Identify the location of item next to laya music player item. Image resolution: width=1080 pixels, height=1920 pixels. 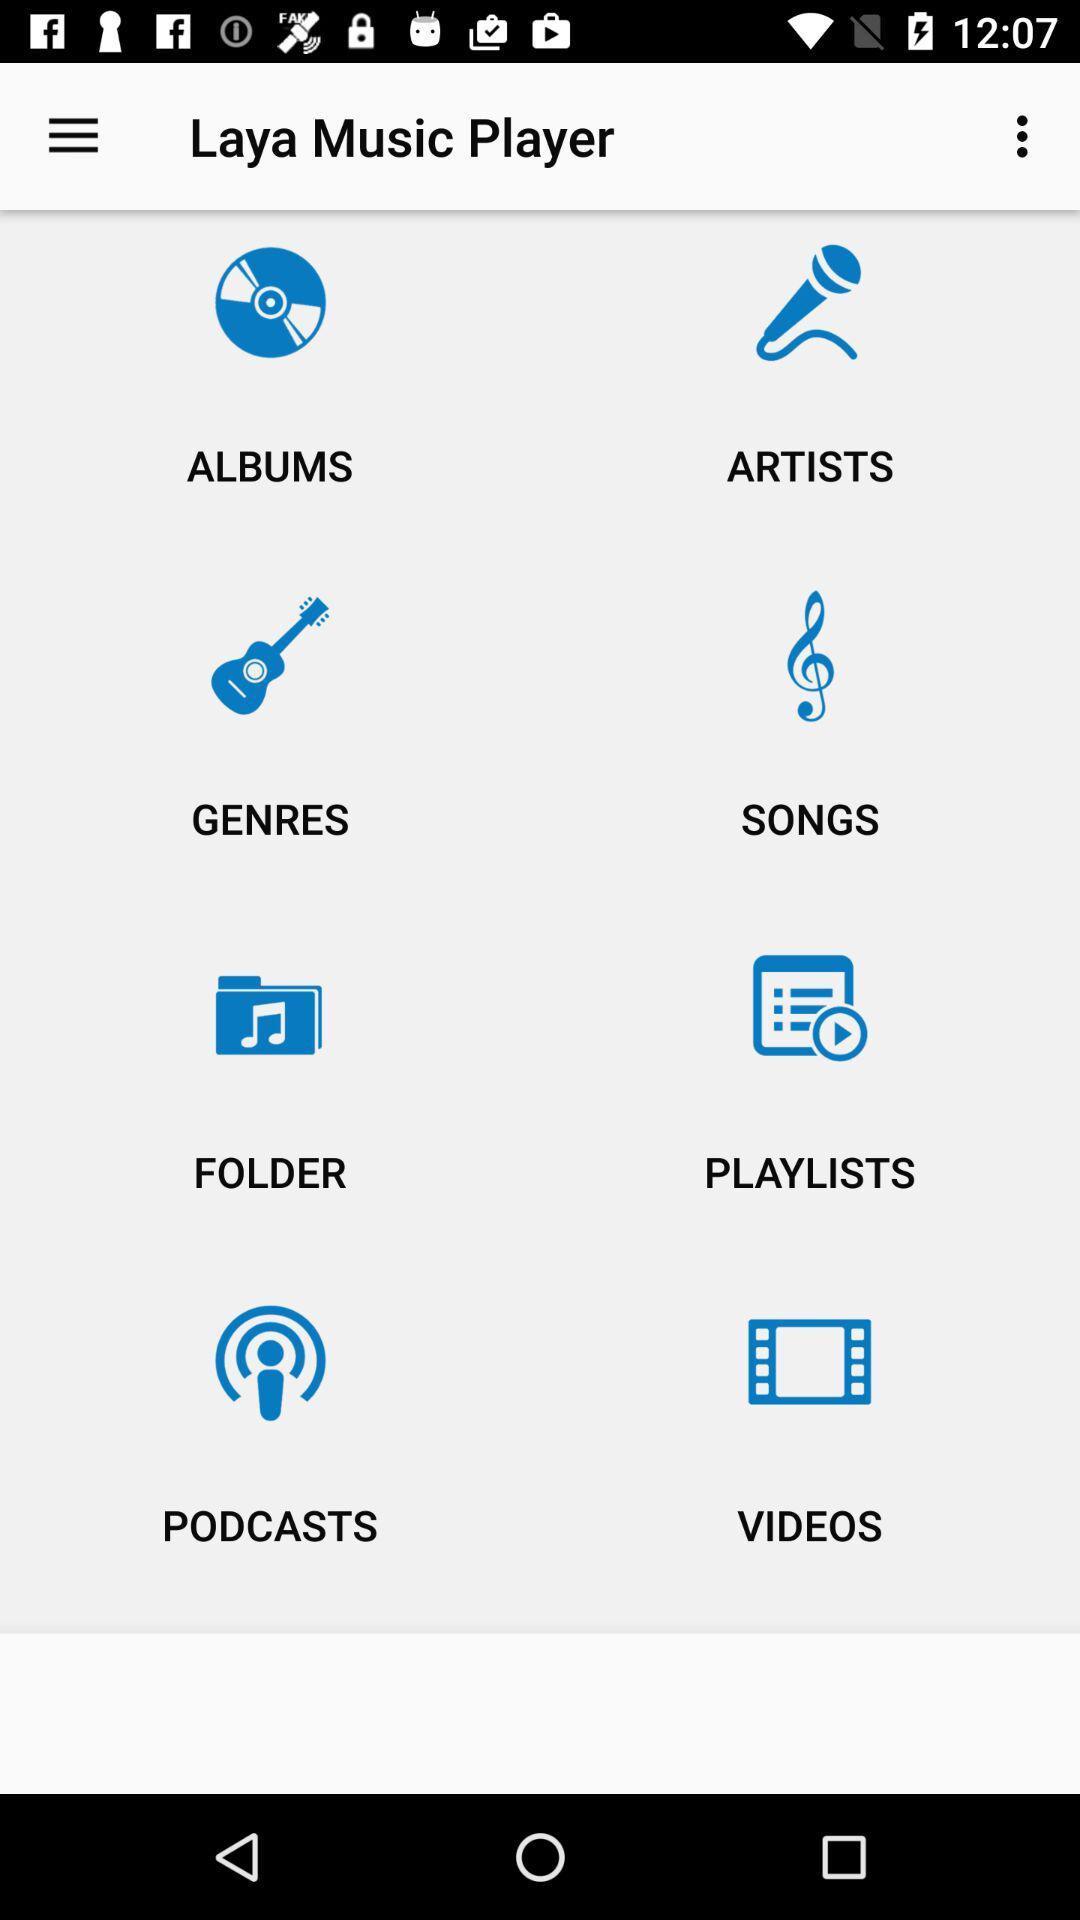
(1027, 135).